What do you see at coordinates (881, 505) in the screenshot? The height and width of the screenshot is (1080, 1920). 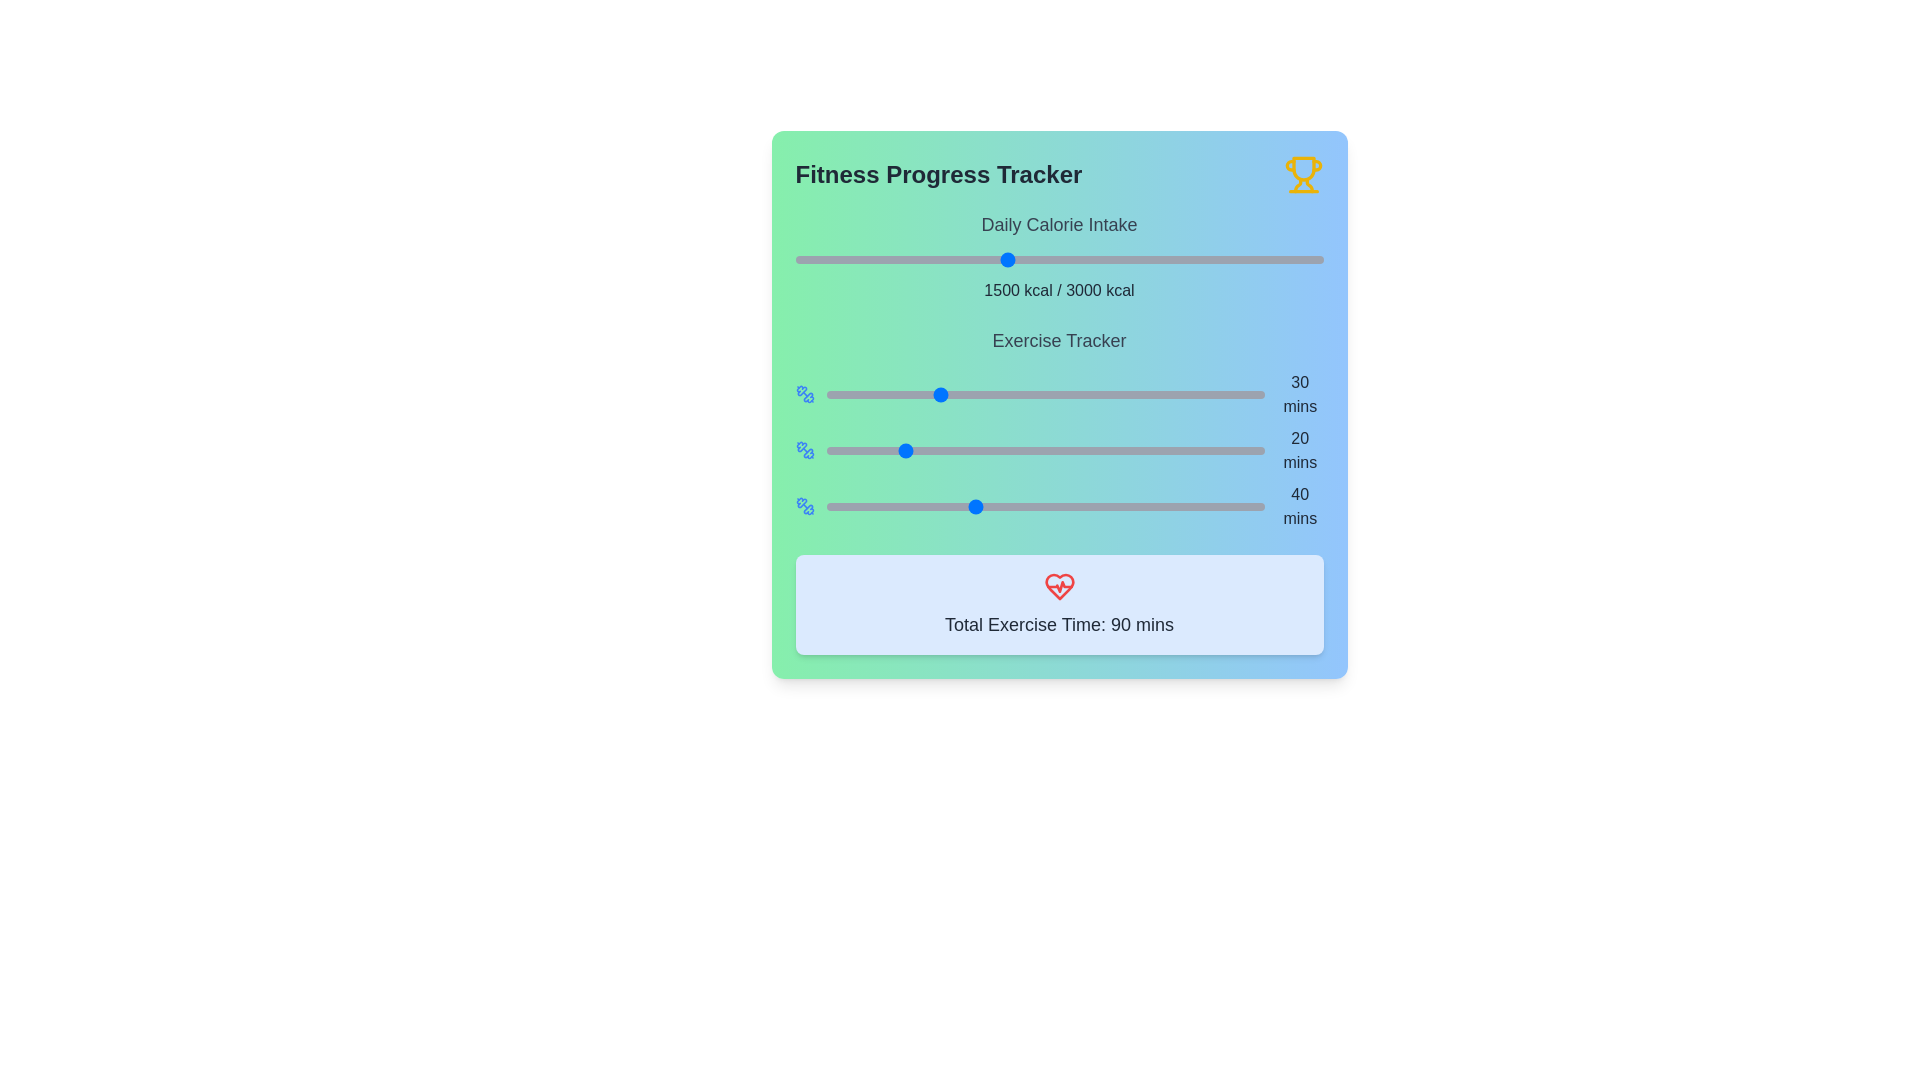 I see `the exercise time` at bounding box center [881, 505].